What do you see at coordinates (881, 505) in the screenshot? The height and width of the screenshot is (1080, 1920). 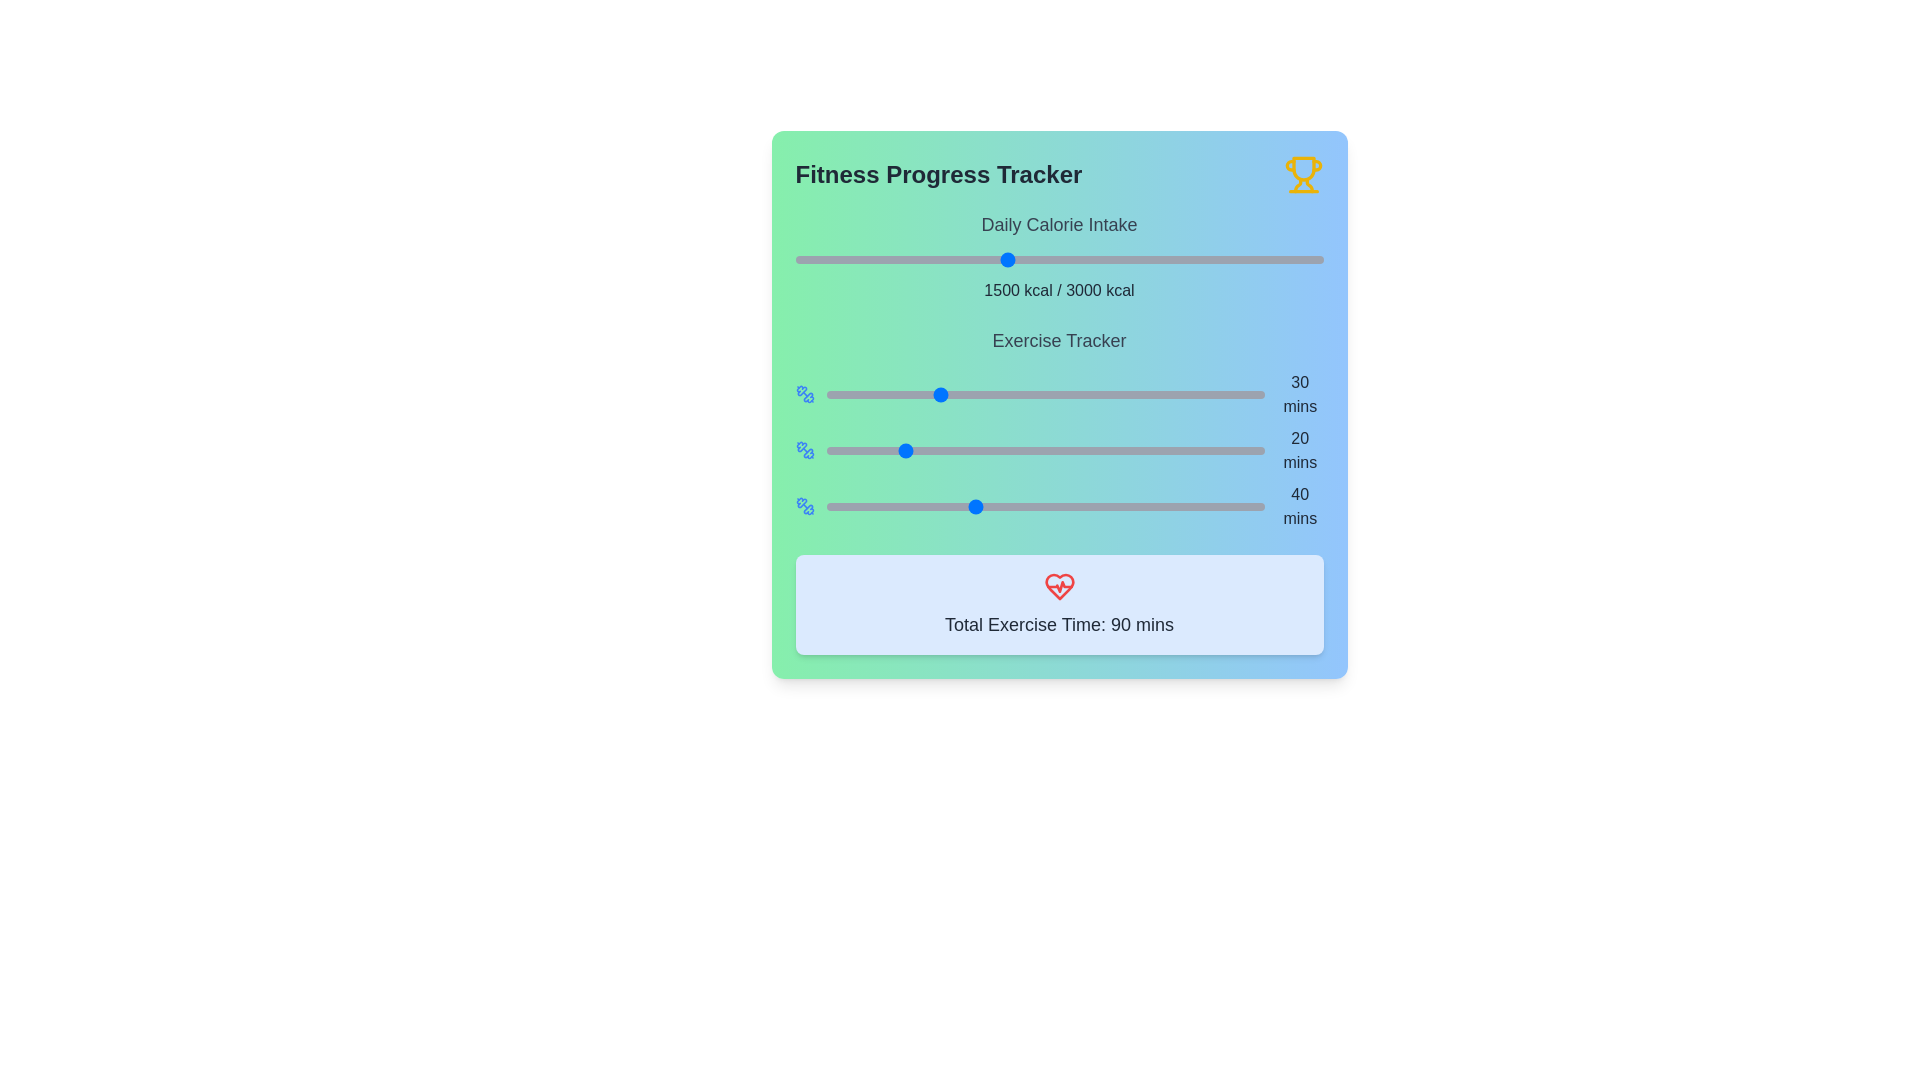 I see `the exercise time` at bounding box center [881, 505].